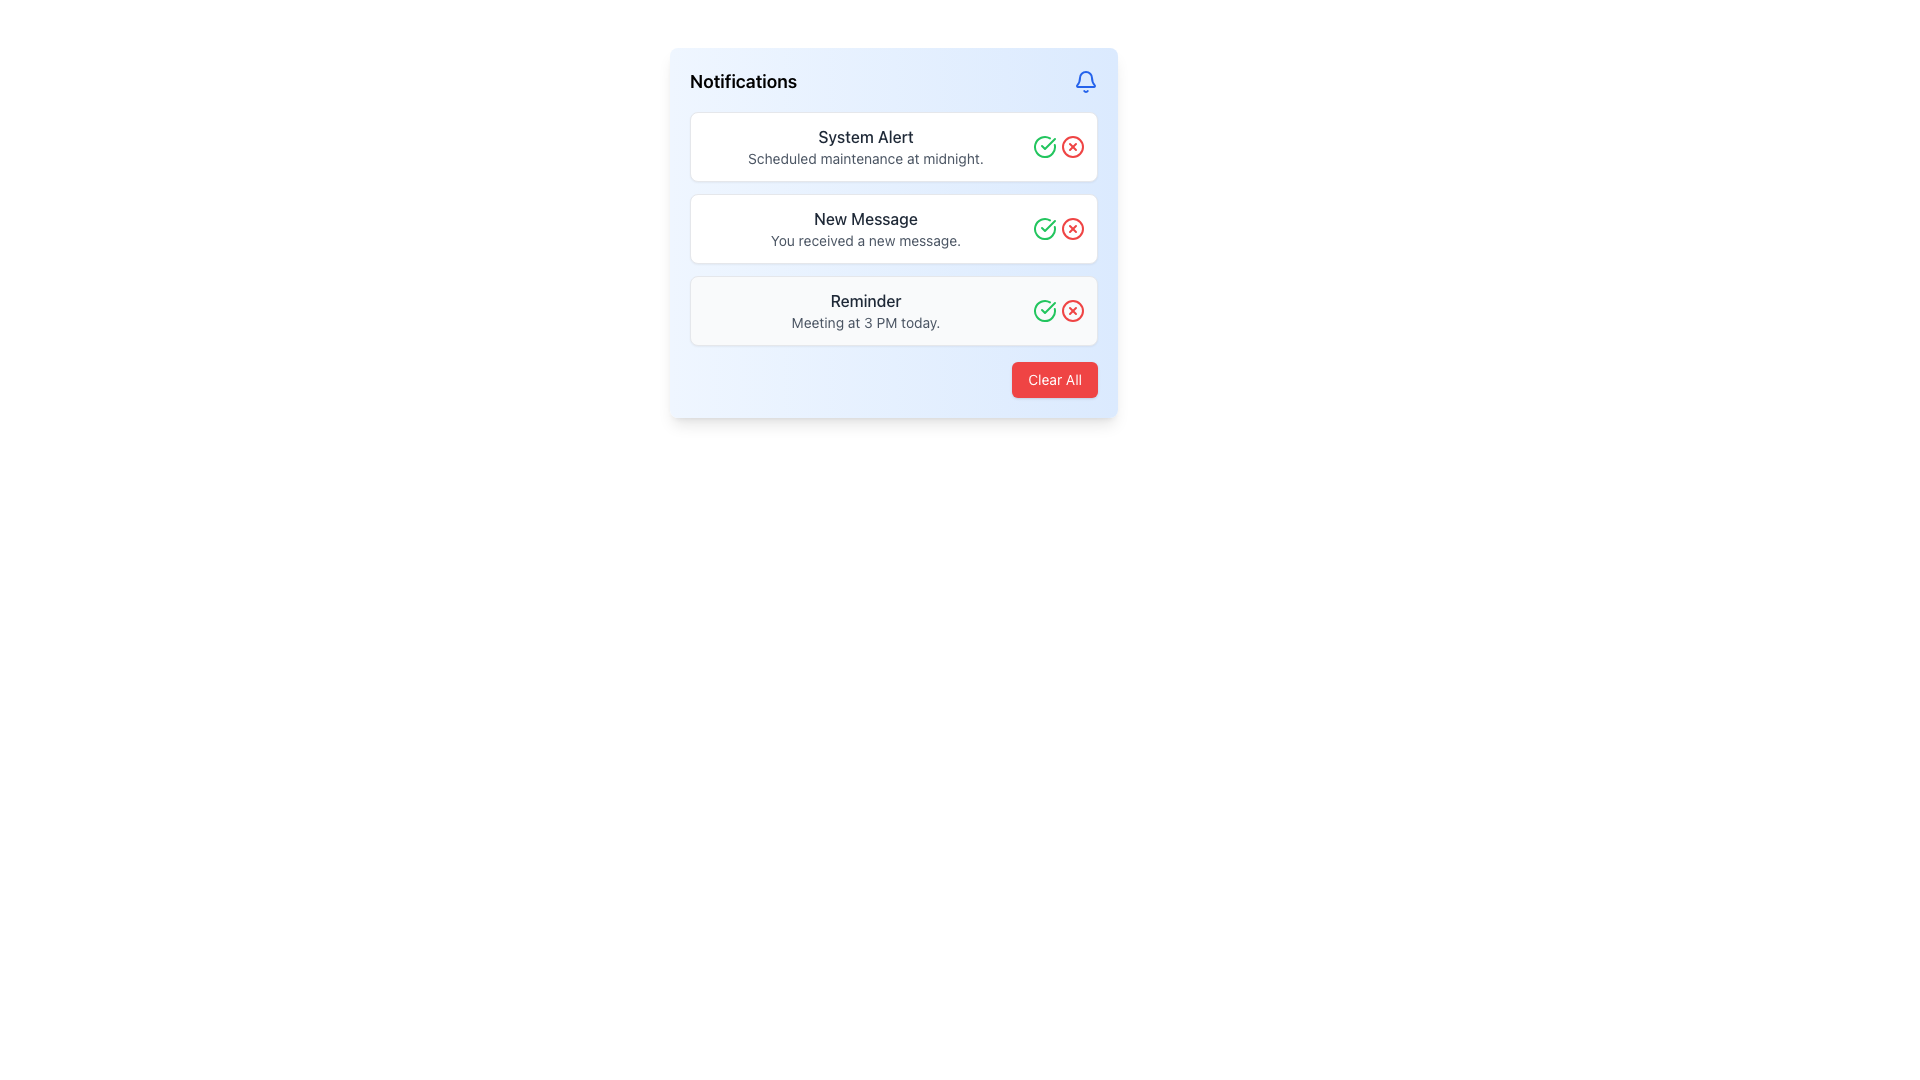  What do you see at coordinates (865, 300) in the screenshot?
I see `the text label of the third notification entry titled 'Notifications', which summarizes the notification subject above the description 'Meeting at 3 PM today'` at bounding box center [865, 300].